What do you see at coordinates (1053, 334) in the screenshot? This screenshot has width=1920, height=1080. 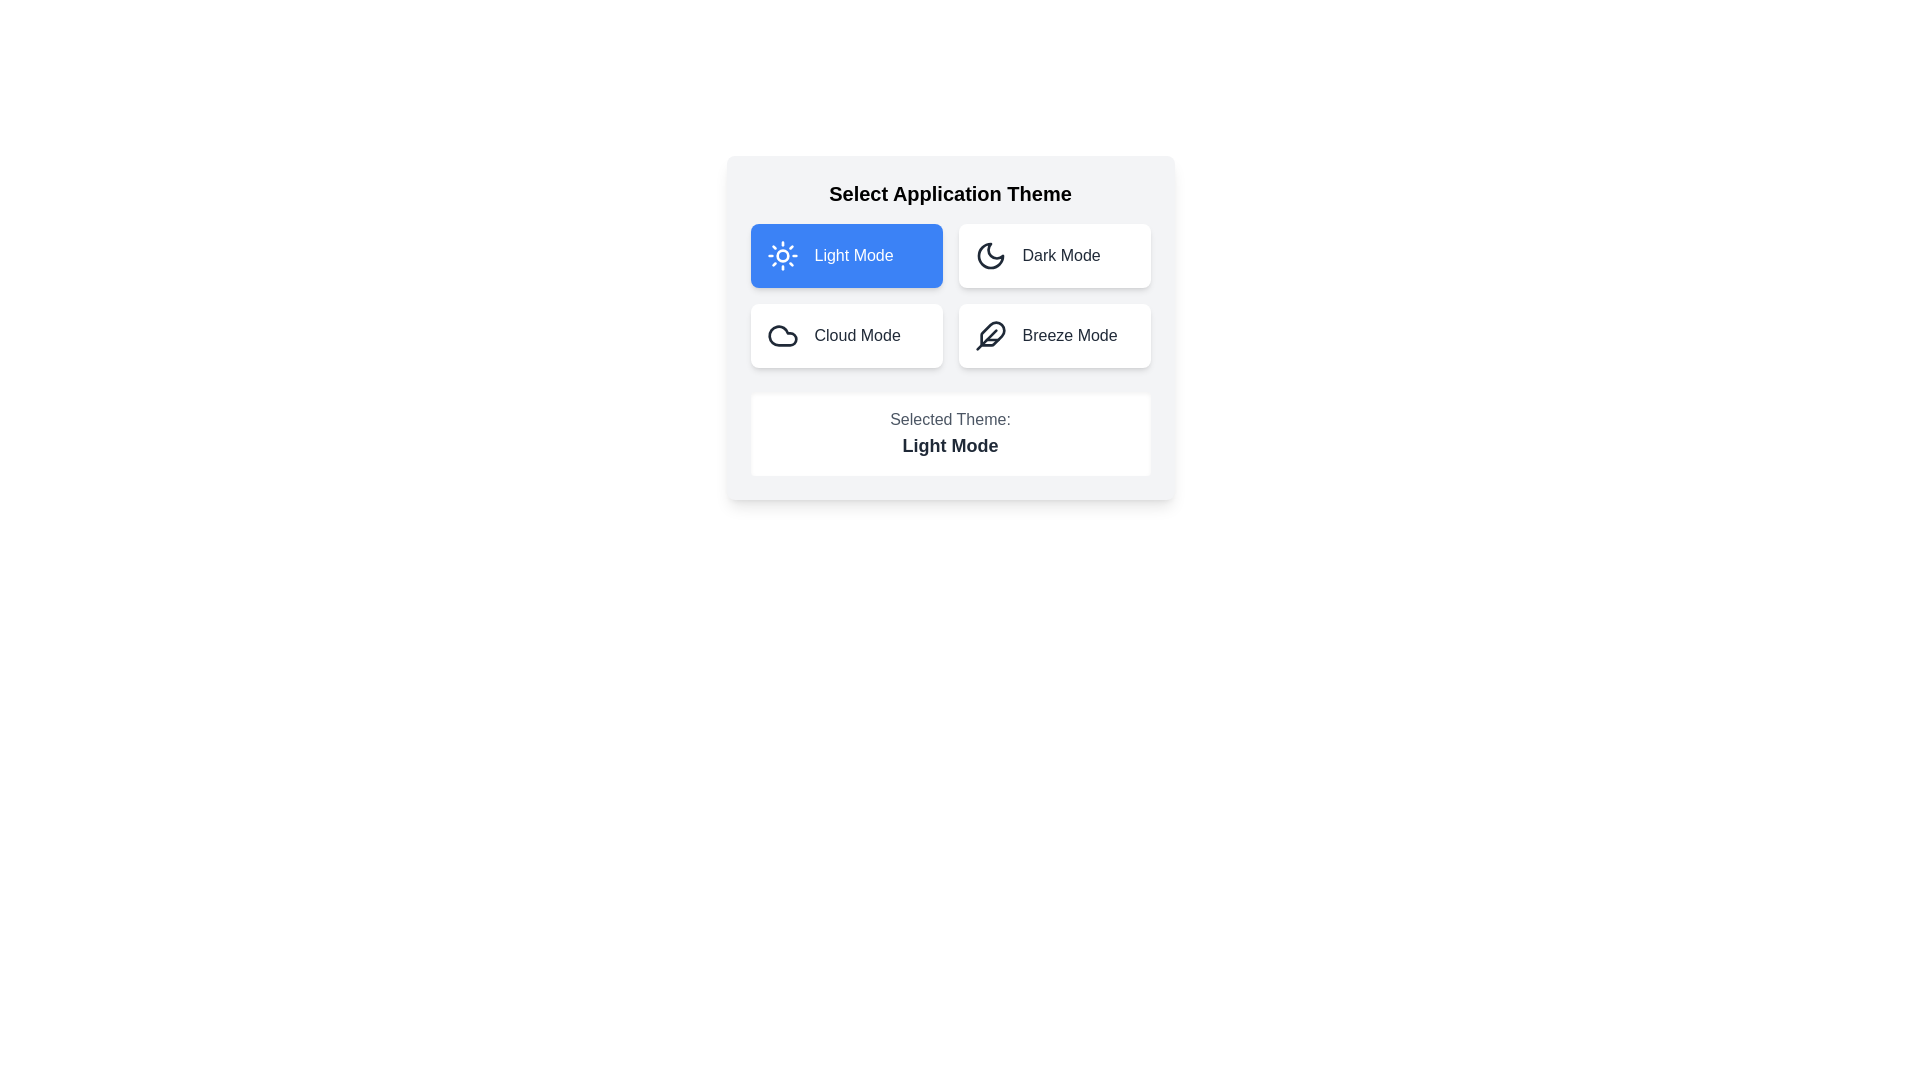 I see `the theme by clicking on the button corresponding to Breeze Mode` at bounding box center [1053, 334].